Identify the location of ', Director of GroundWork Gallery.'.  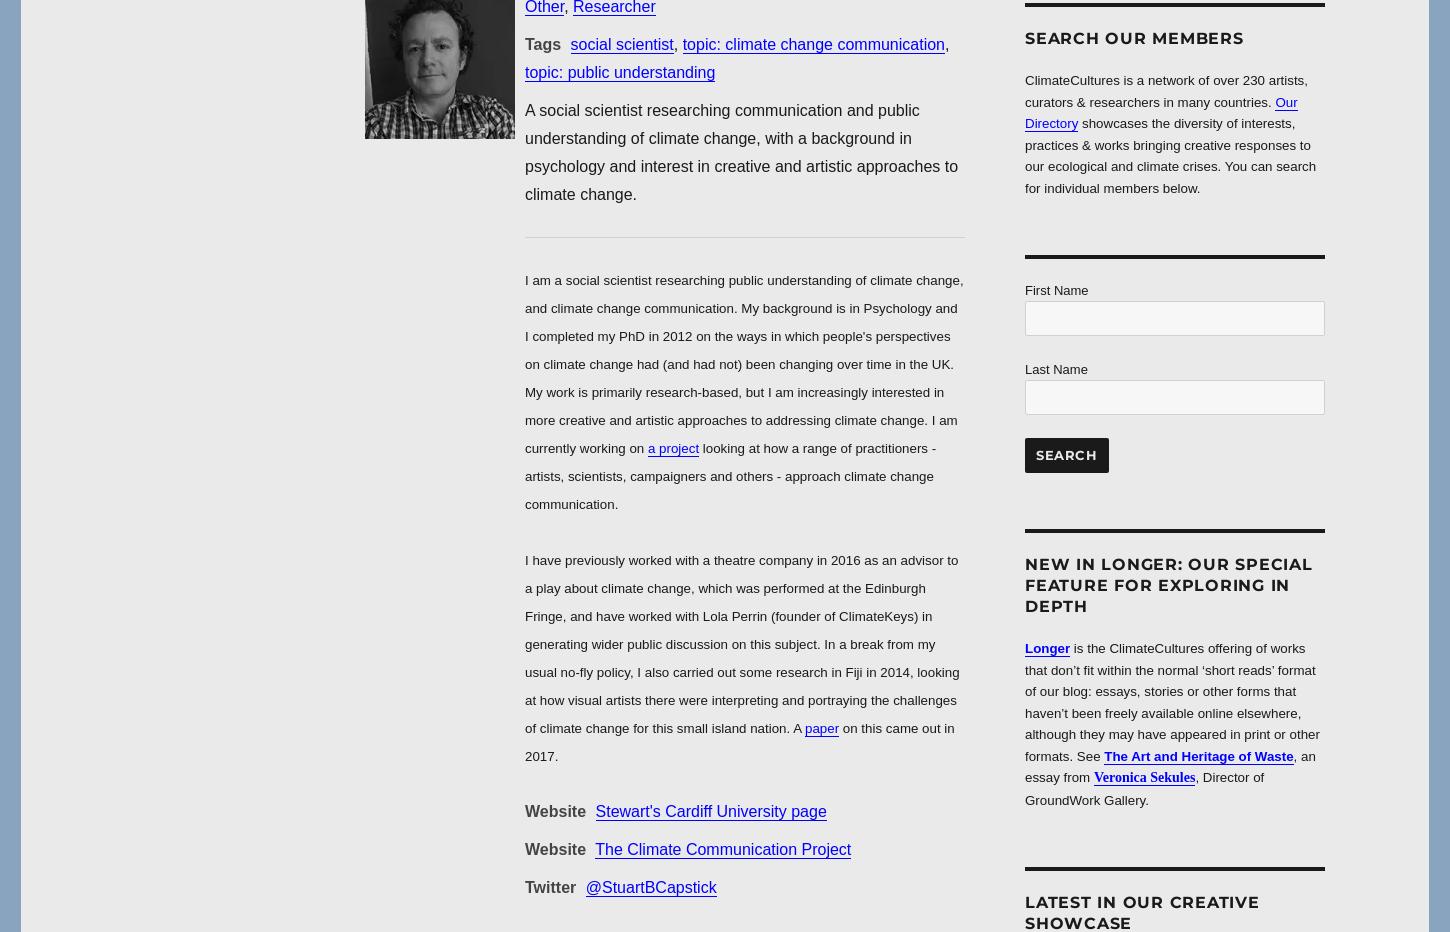
(1143, 788).